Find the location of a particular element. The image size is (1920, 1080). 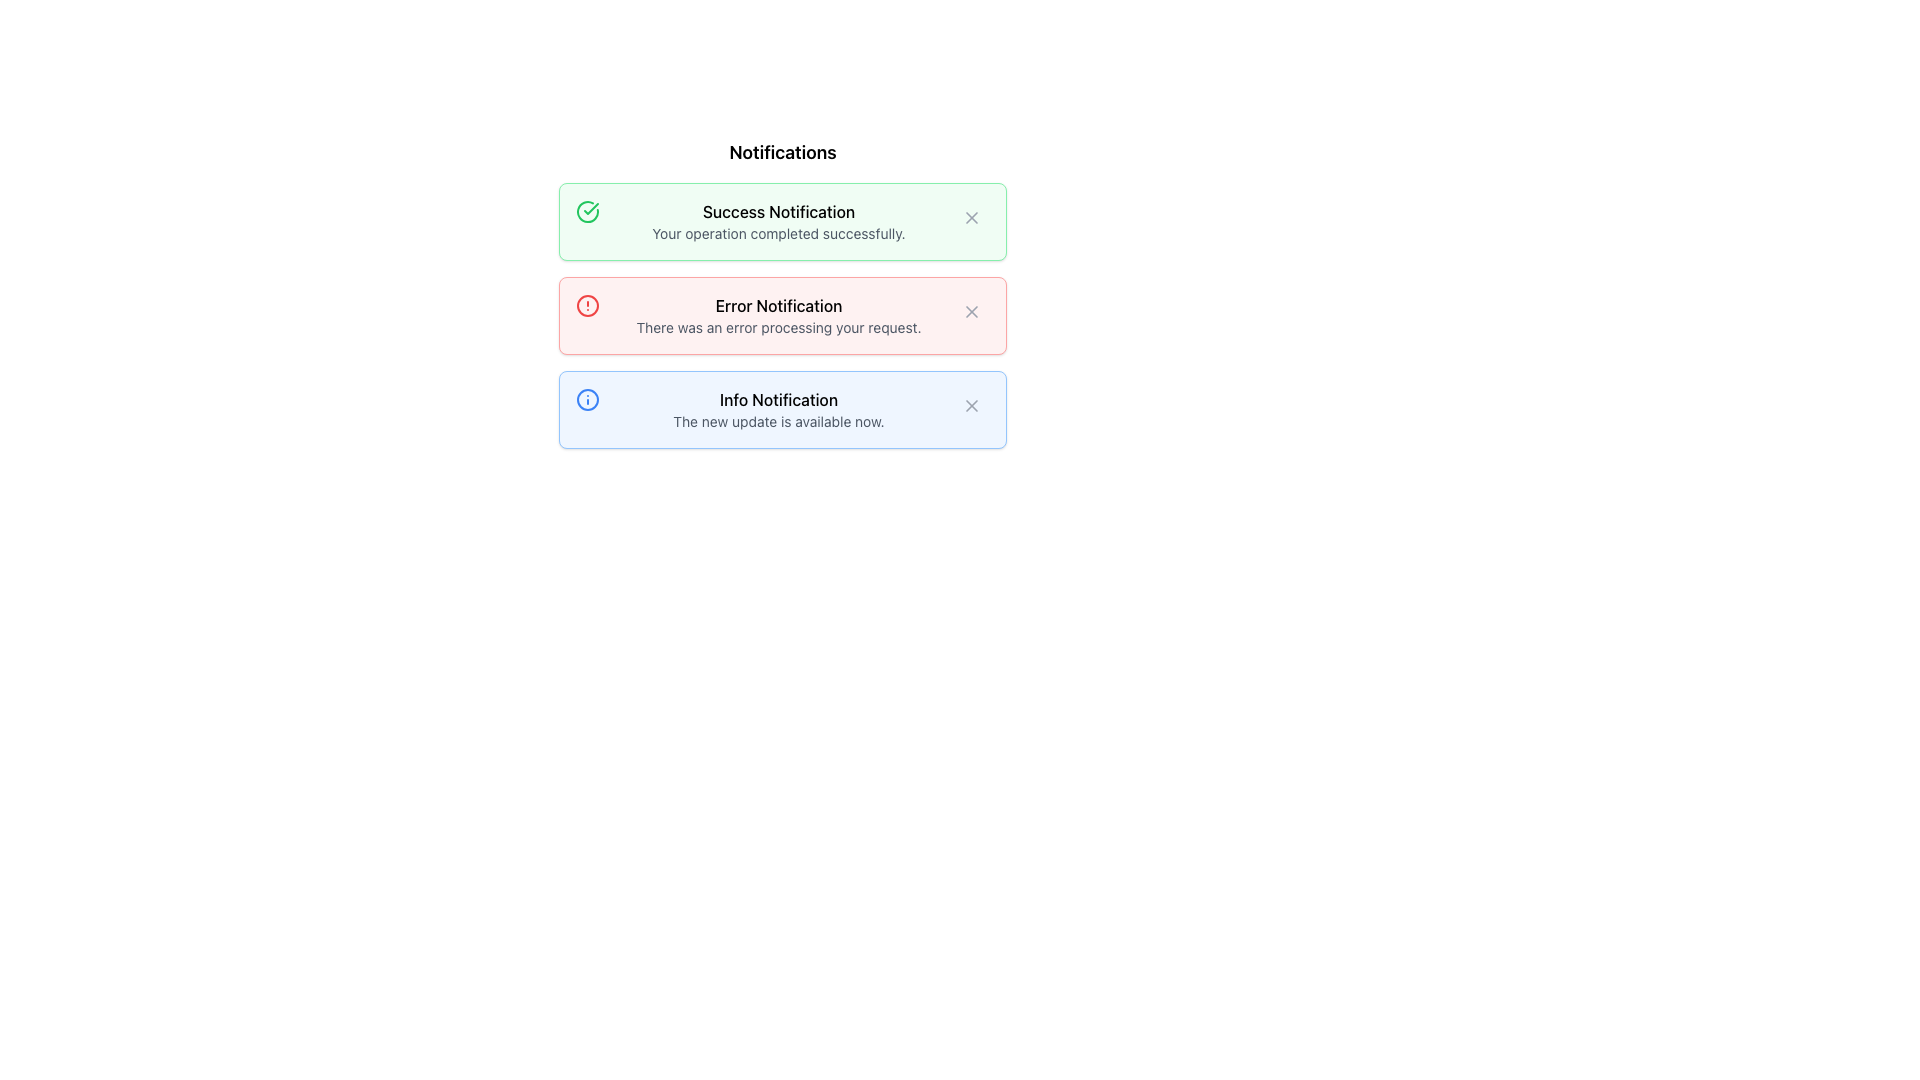

the Notification box that indicates a new update is available, positioned as the third notification in the stack below the Success and Error Notifications is located at coordinates (781, 408).